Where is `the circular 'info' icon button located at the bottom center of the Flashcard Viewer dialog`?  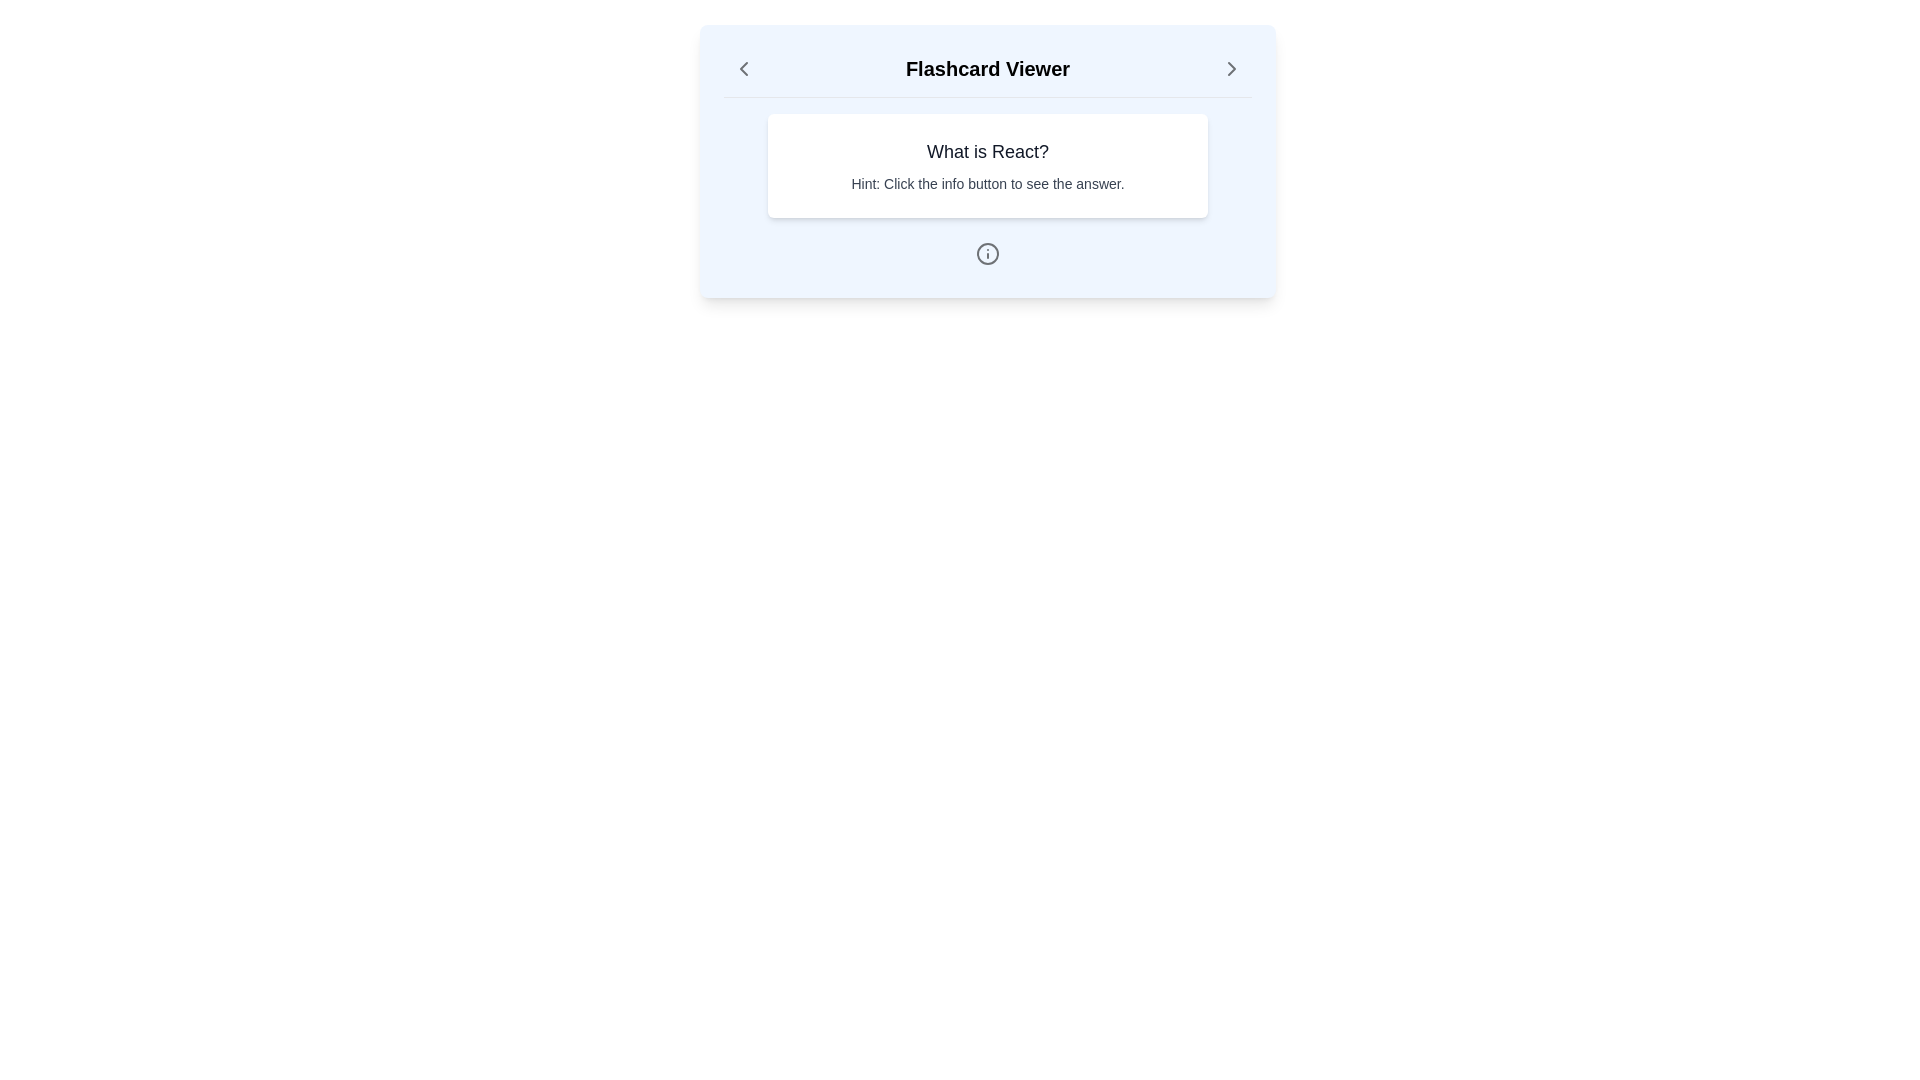 the circular 'info' icon button located at the bottom center of the Flashcard Viewer dialog is located at coordinates (988, 253).